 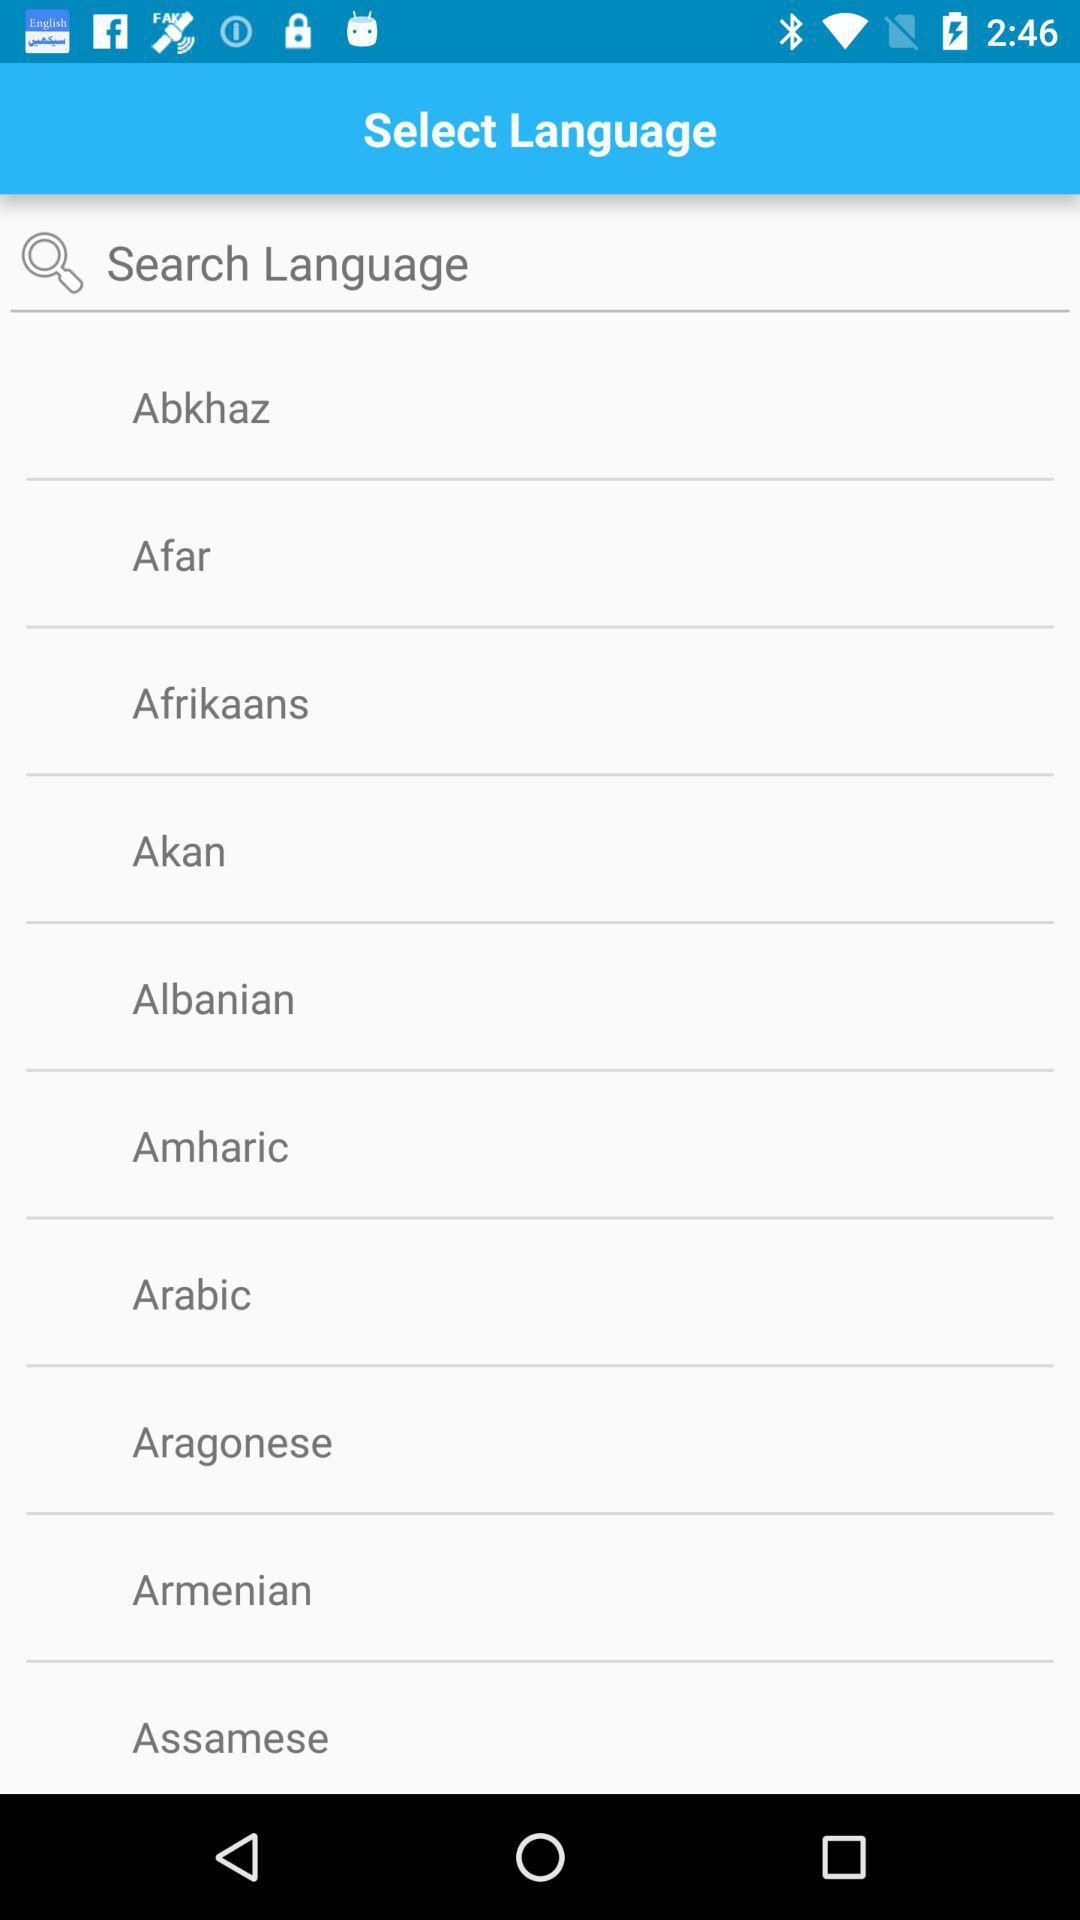 I want to click on icon below afrikaans item, so click(x=540, y=773).